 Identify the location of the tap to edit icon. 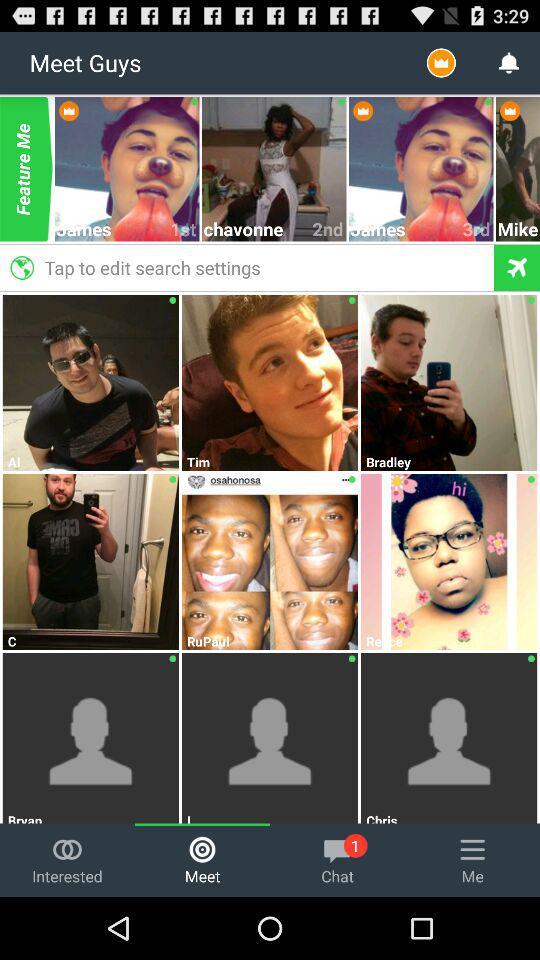
(246, 266).